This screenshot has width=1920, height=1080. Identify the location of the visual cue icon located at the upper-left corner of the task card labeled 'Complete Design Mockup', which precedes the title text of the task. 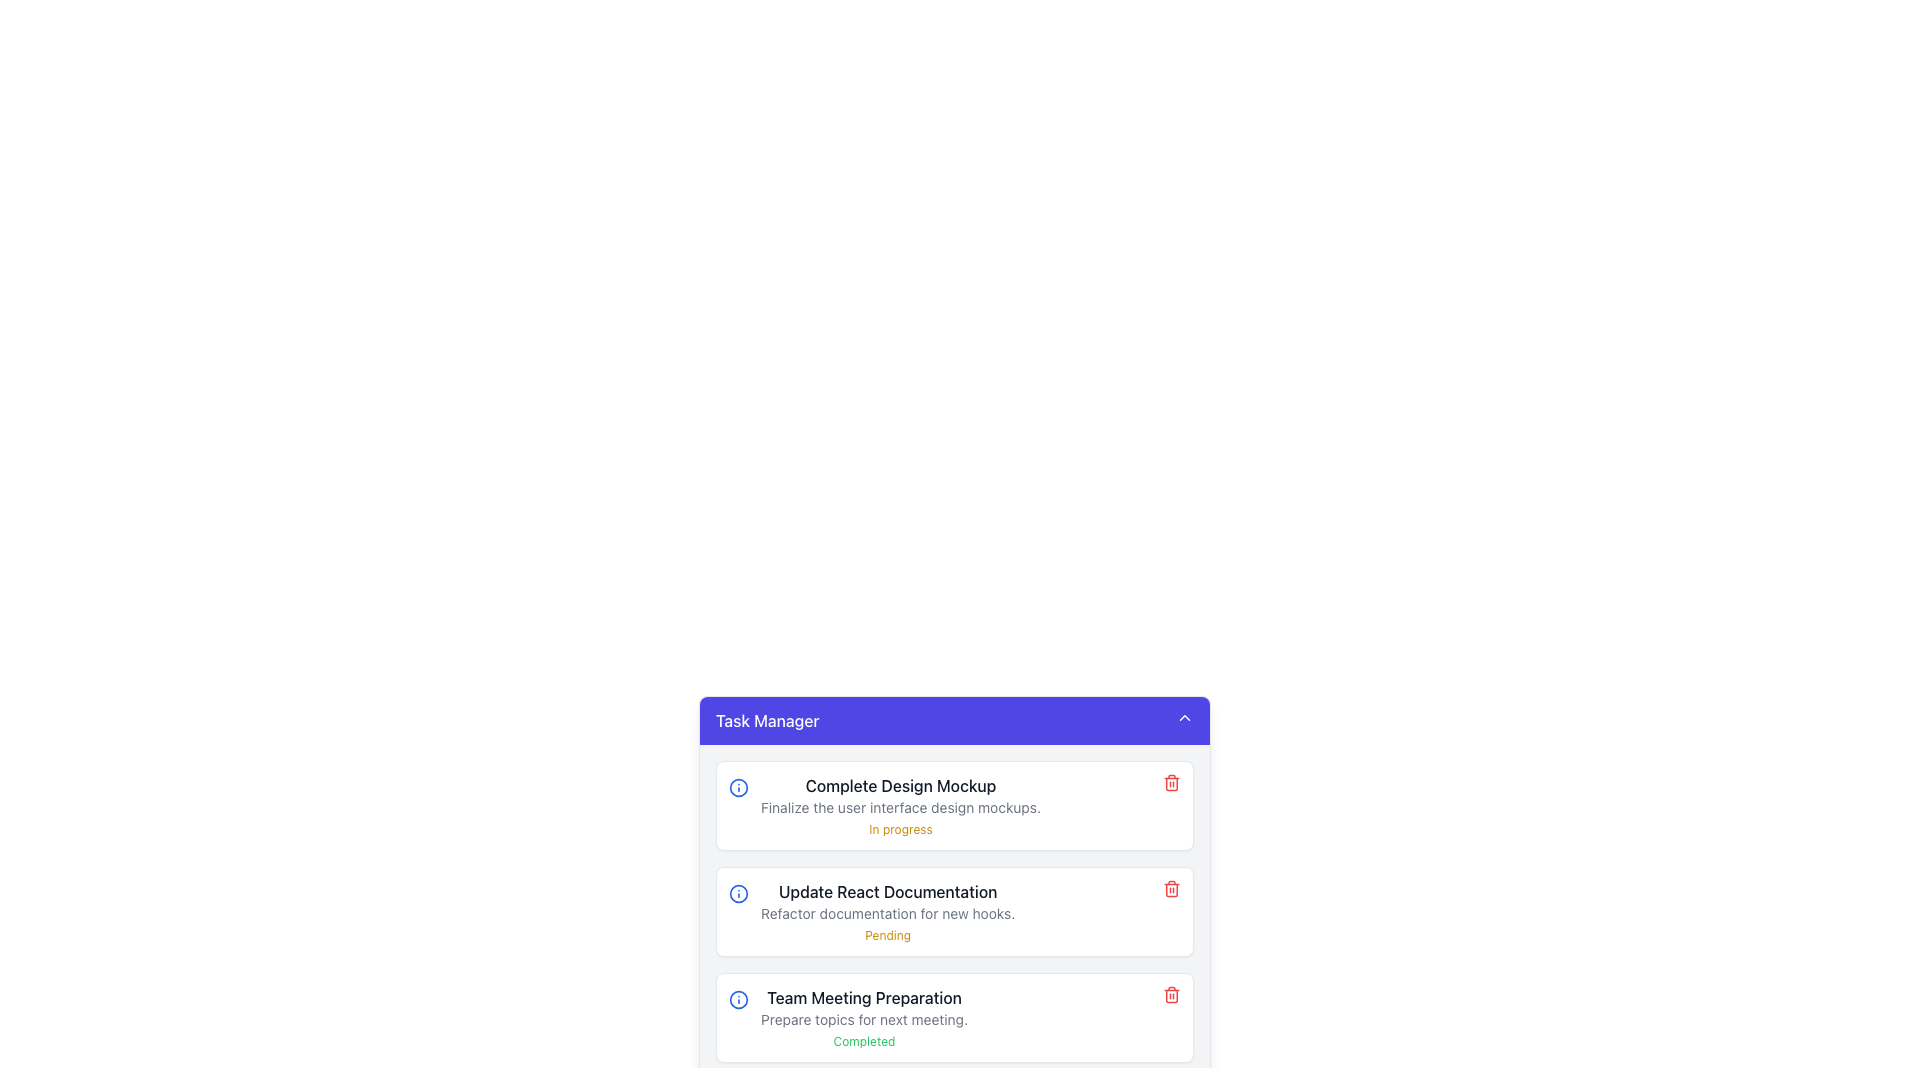
(738, 786).